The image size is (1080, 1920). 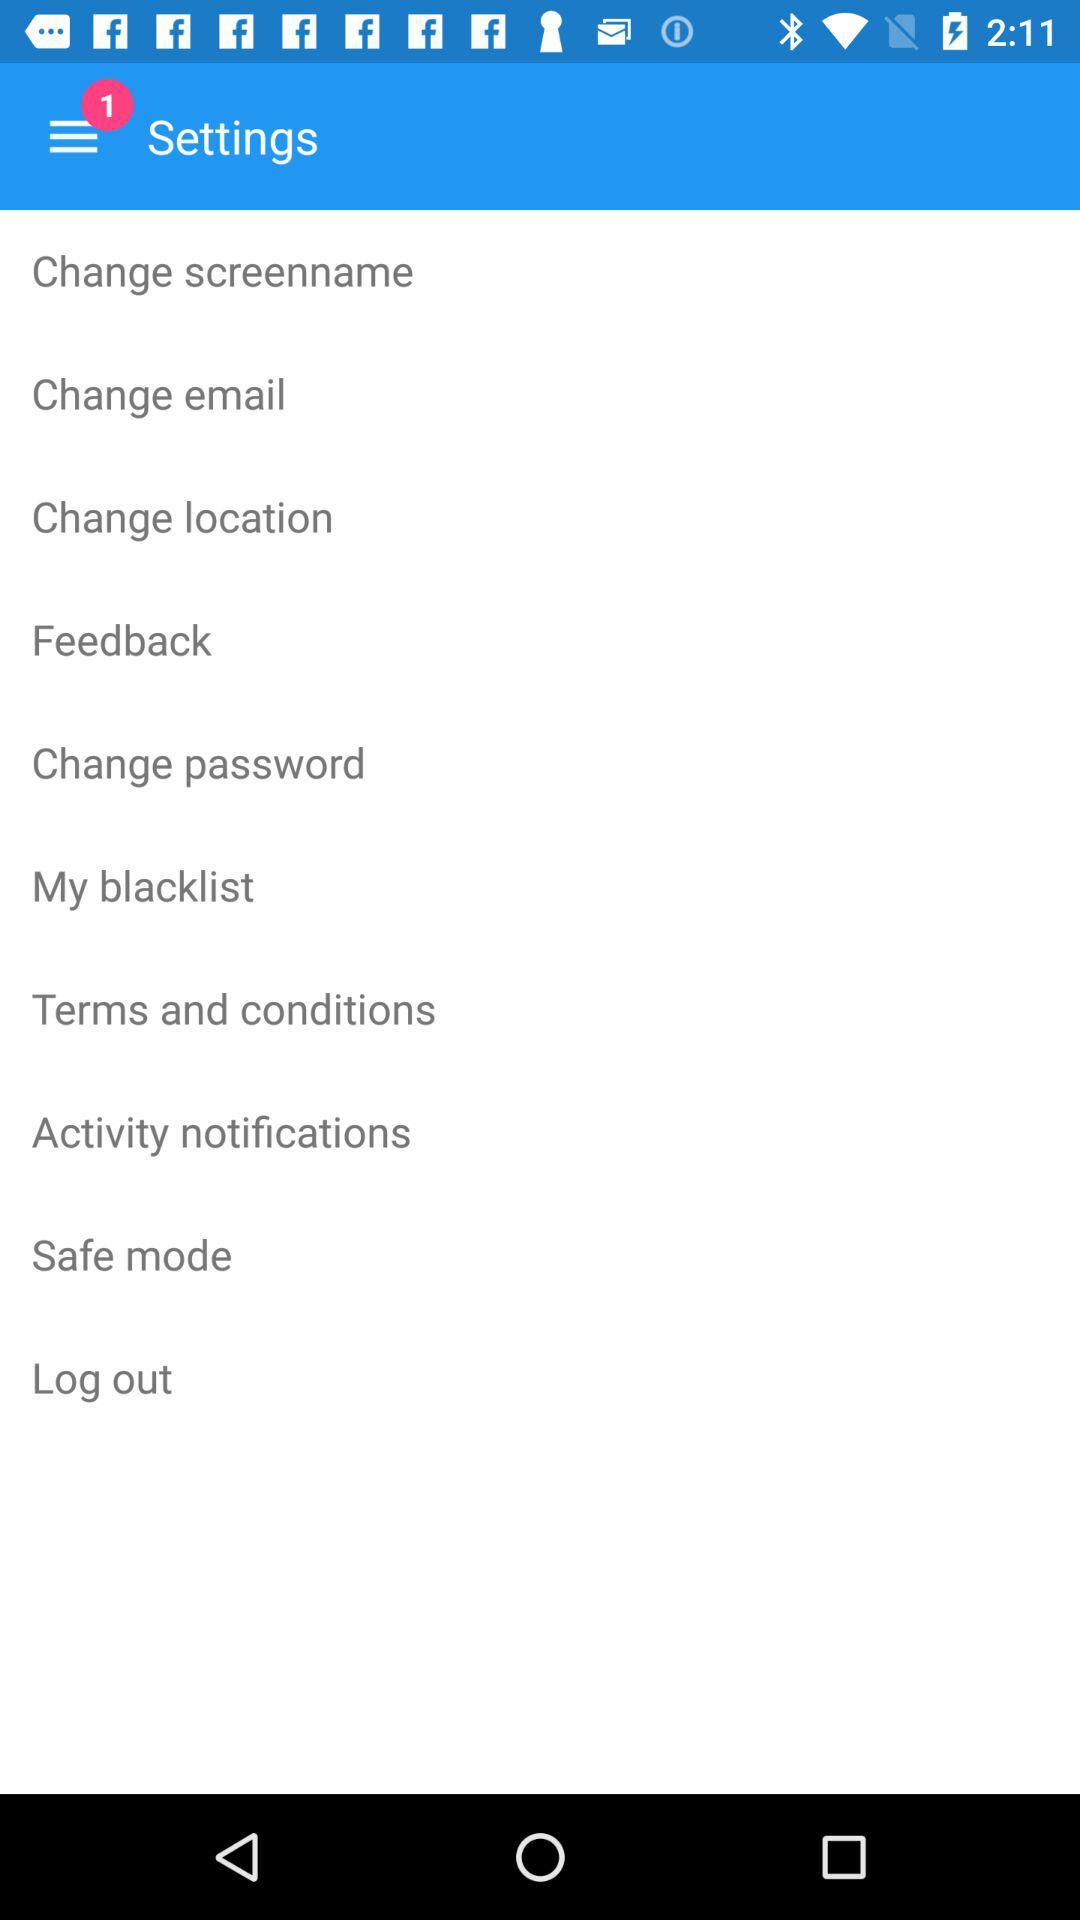 What do you see at coordinates (540, 516) in the screenshot?
I see `icon above the feedback item` at bounding box center [540, 516].